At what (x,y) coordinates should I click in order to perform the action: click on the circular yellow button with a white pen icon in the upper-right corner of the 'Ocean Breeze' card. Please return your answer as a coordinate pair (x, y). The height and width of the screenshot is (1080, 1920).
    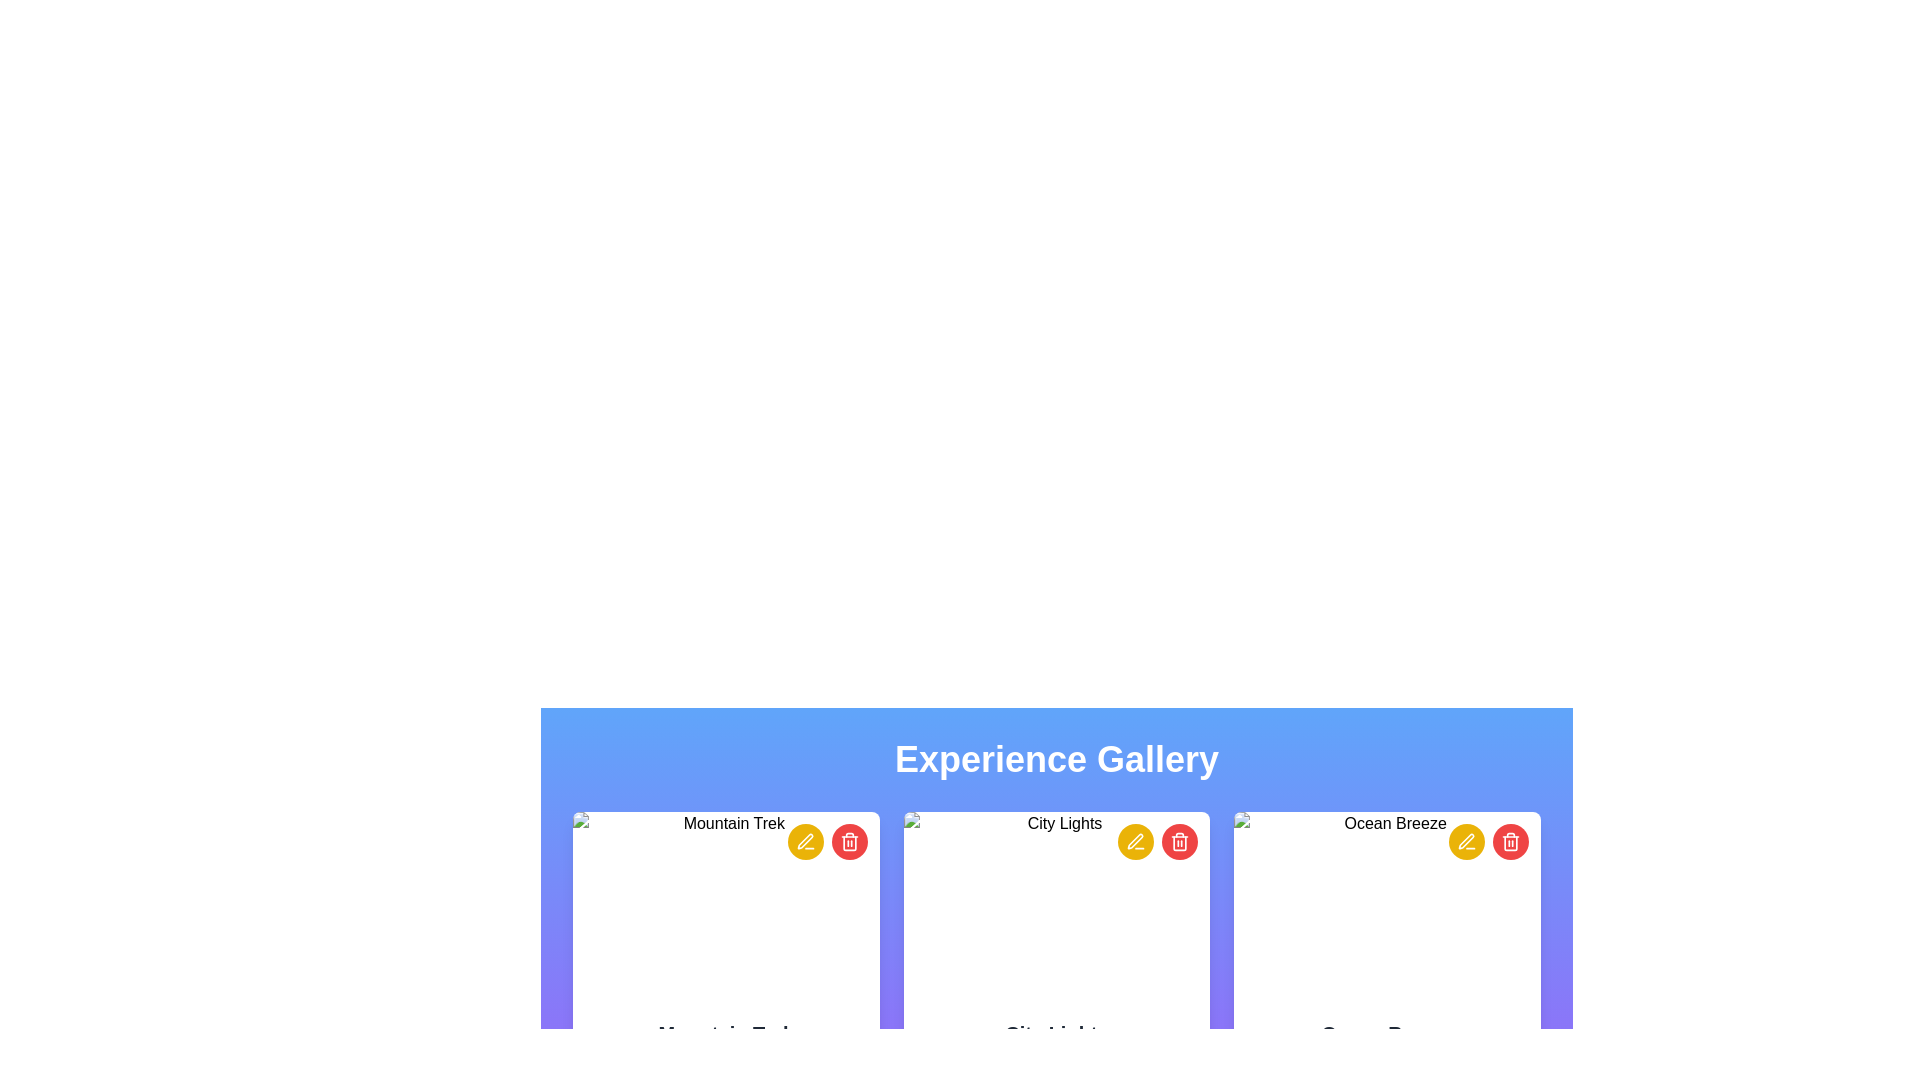
    Looking at the image, I should click on (1467, 841).